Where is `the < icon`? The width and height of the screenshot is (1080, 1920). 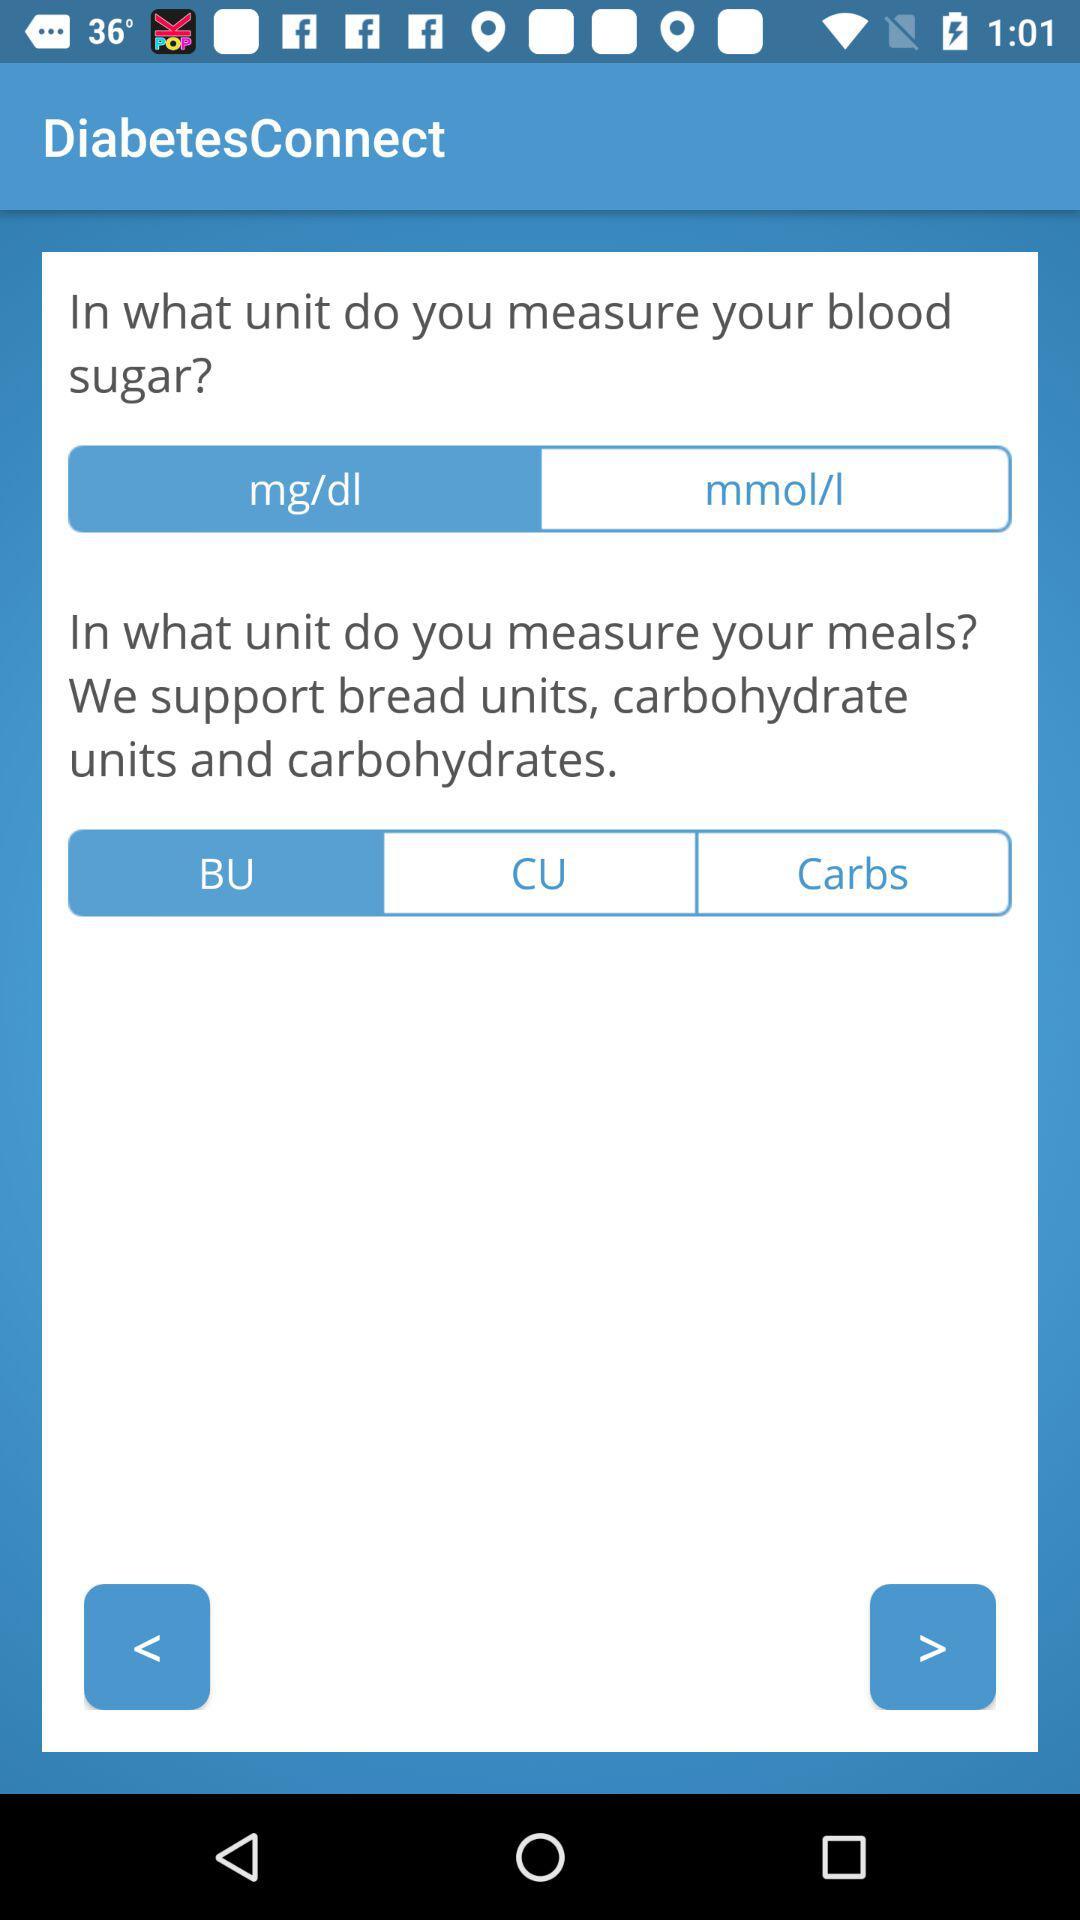
the < icon is located at coordinates (145, 1646).